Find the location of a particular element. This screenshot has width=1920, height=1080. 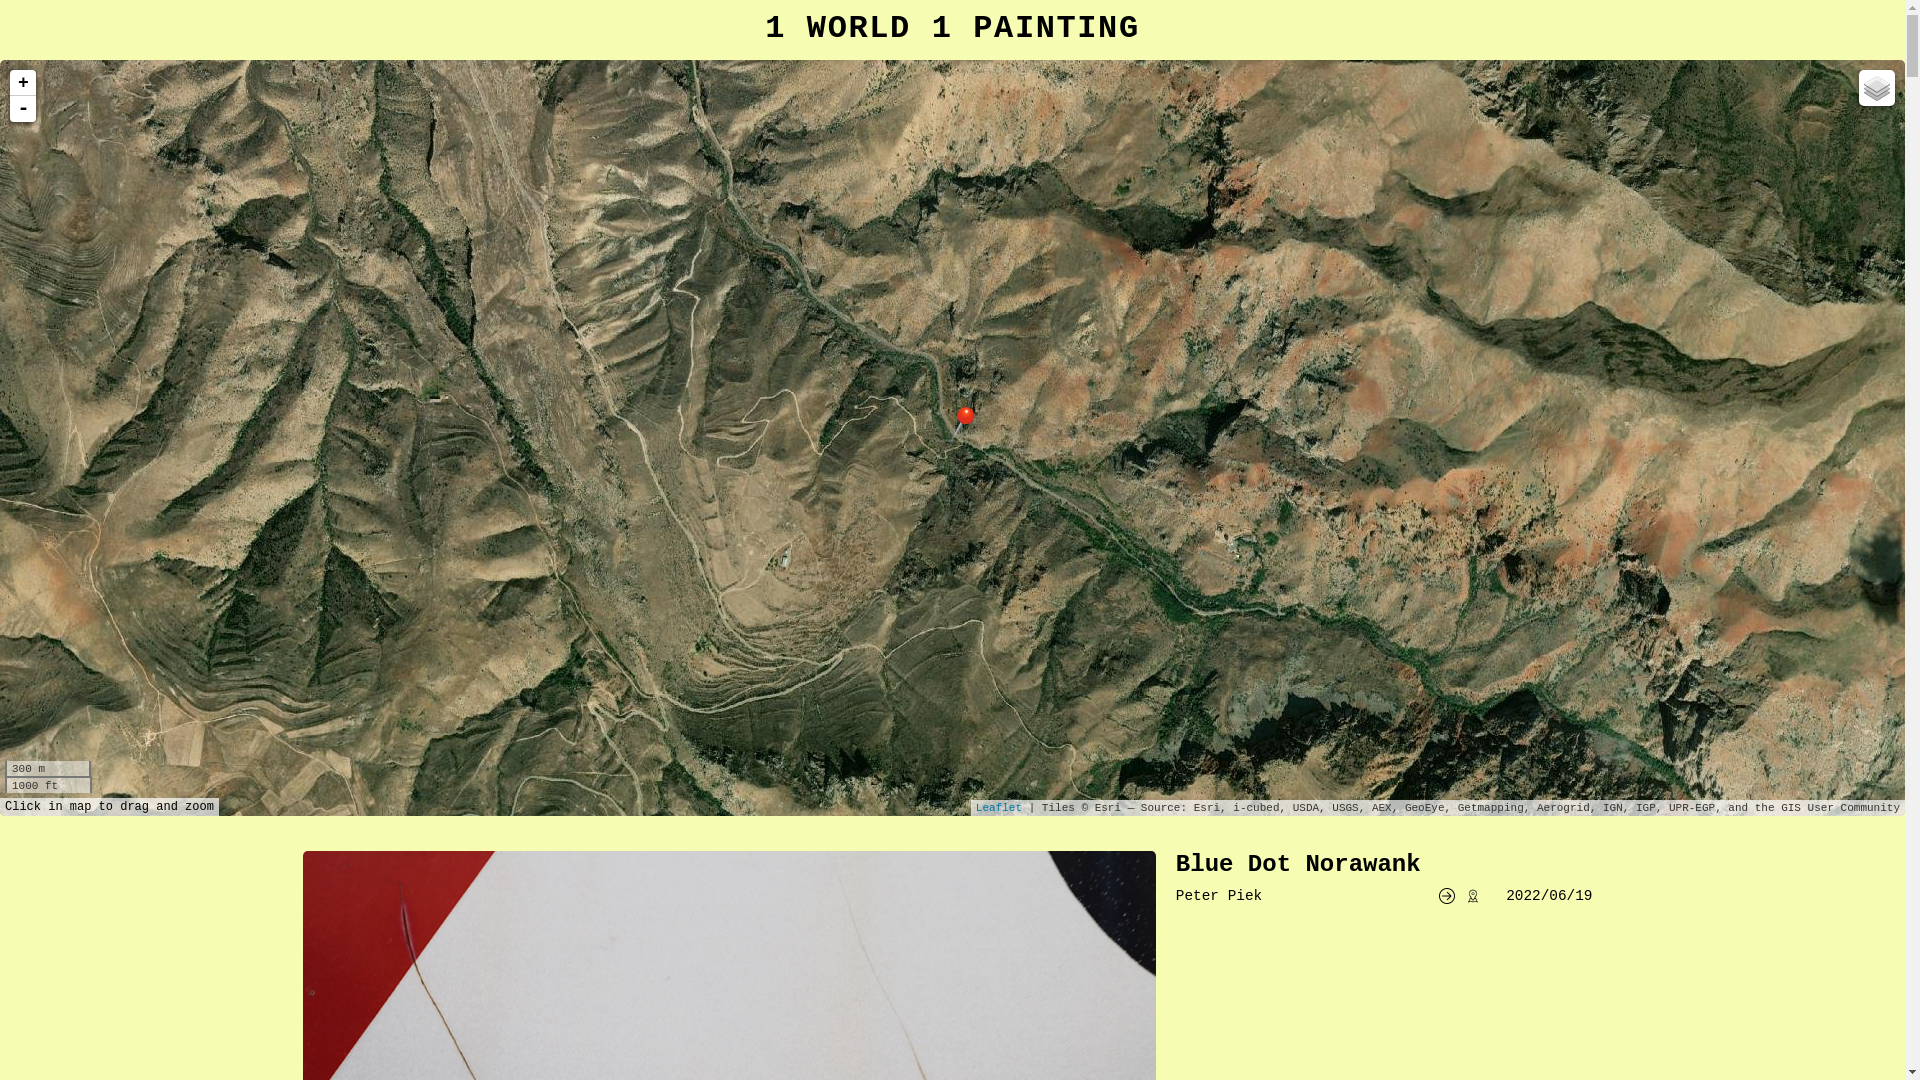

'Leaflet' is located at coordinates (998, 806).